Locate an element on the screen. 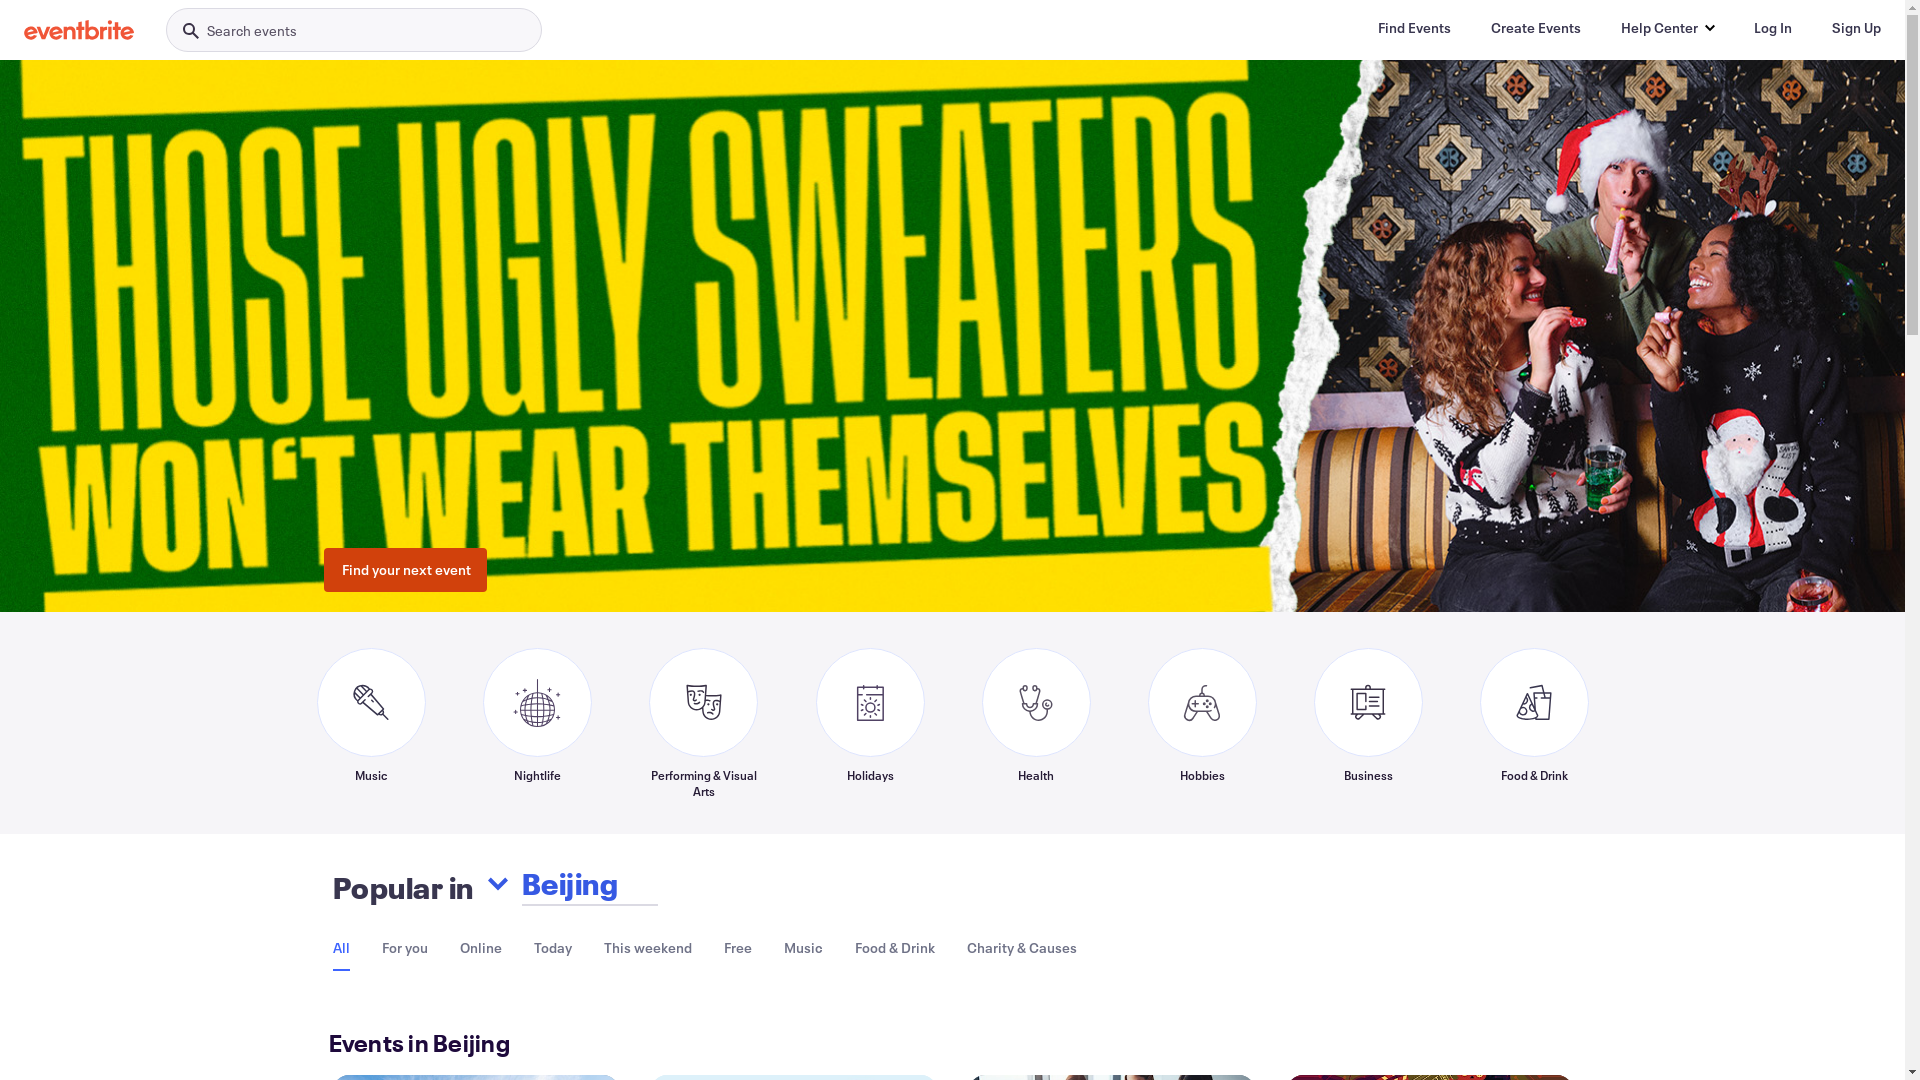 This screenshot has width=1920, height=1080. 'Holidays' is located at coordinates (870, 722).